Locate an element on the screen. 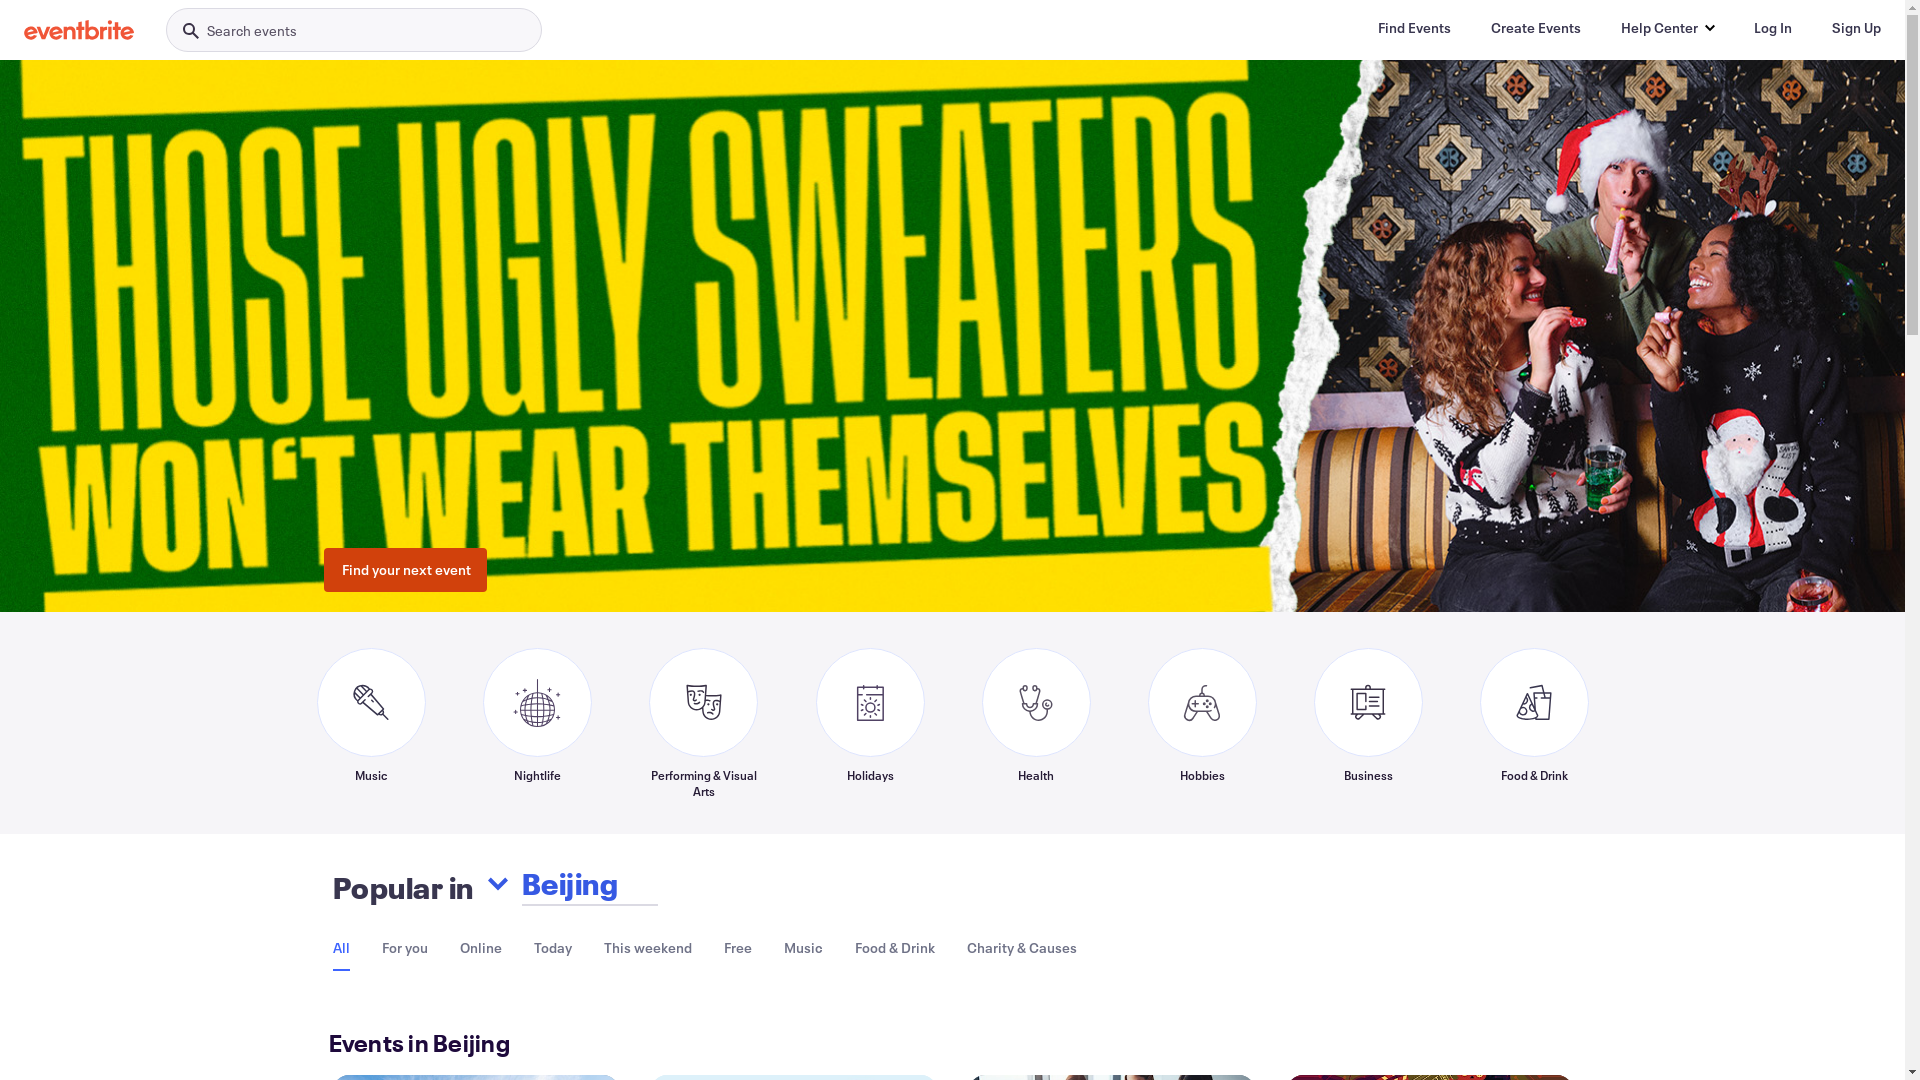 This screenshot has width=1920, height=1080. 'Holidays' is located at coordinates (870, 722).